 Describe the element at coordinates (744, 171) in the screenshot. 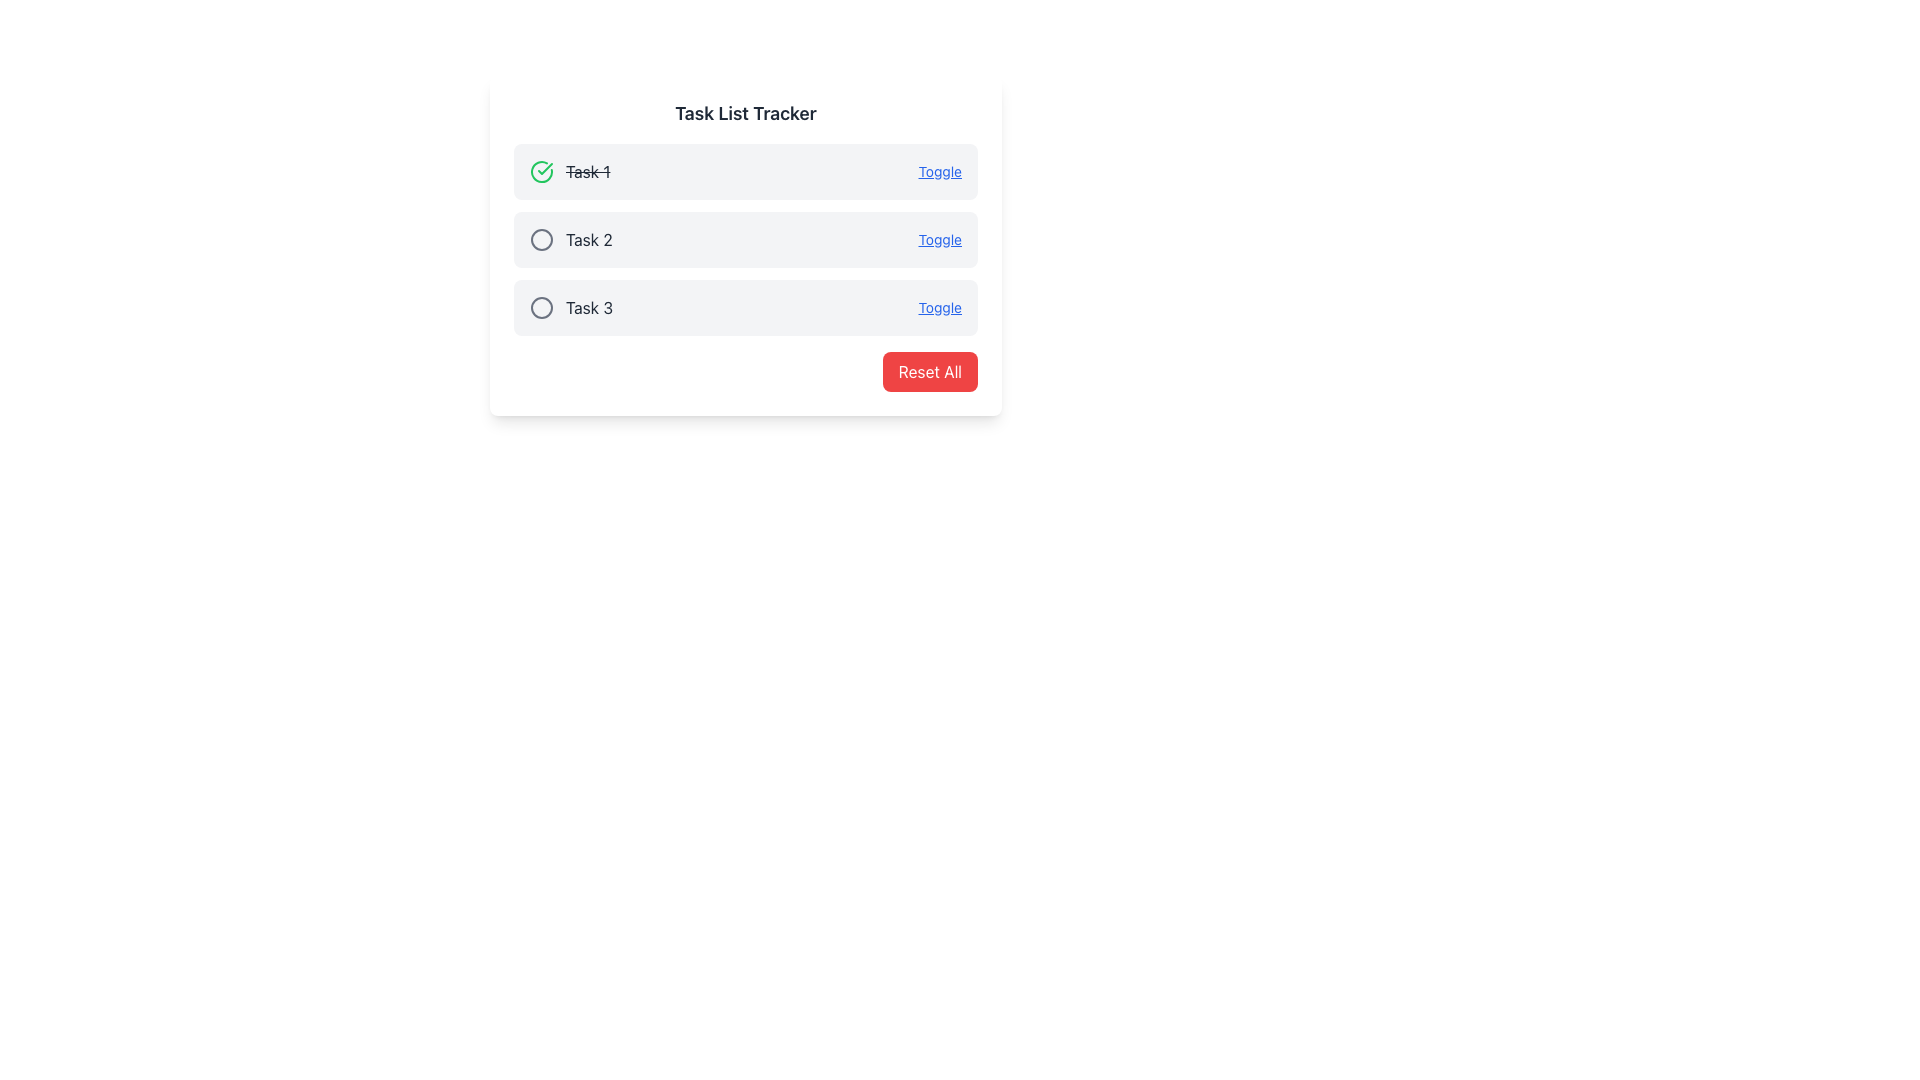

I see `the first task row in the task list` at that location.